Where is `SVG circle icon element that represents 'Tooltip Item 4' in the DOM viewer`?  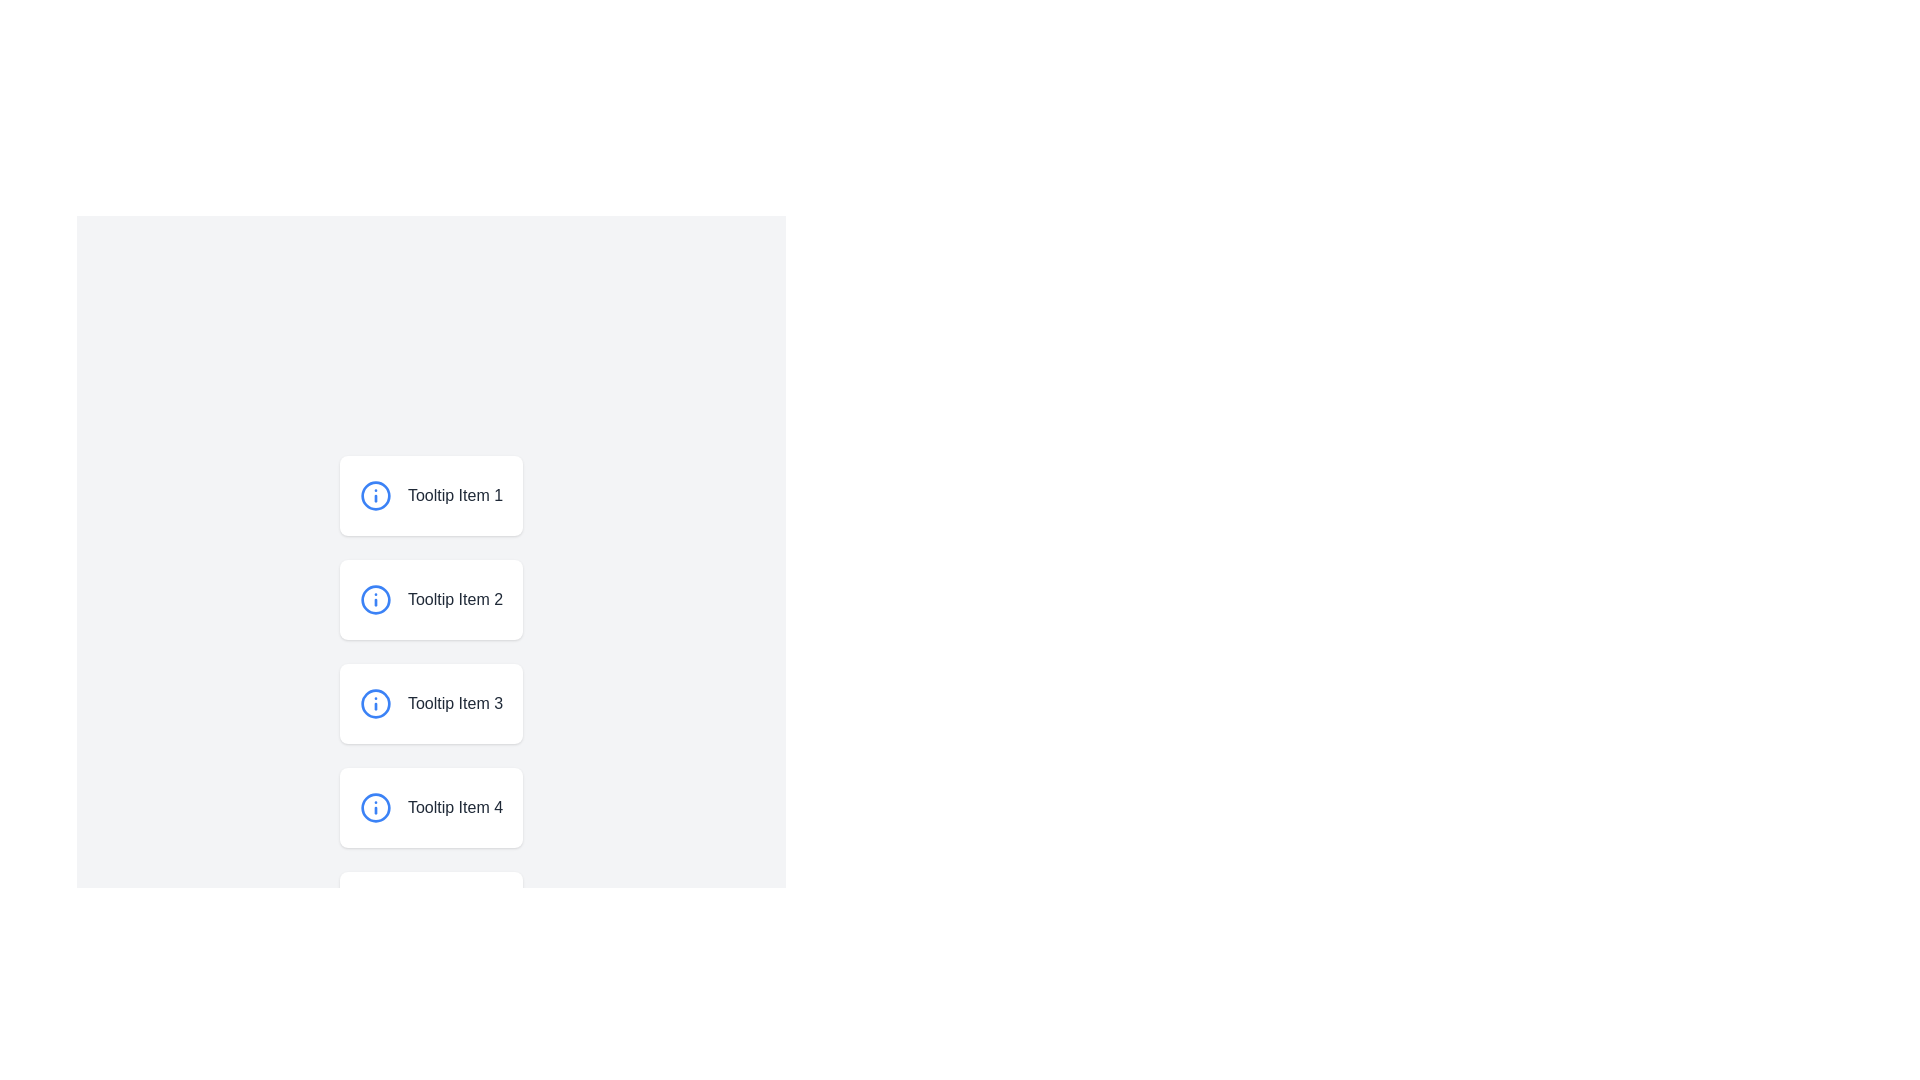 SVG circle icon element that represents 'Tooltip Item 4' in the DOM viewer is located at coordinates (375, 806).